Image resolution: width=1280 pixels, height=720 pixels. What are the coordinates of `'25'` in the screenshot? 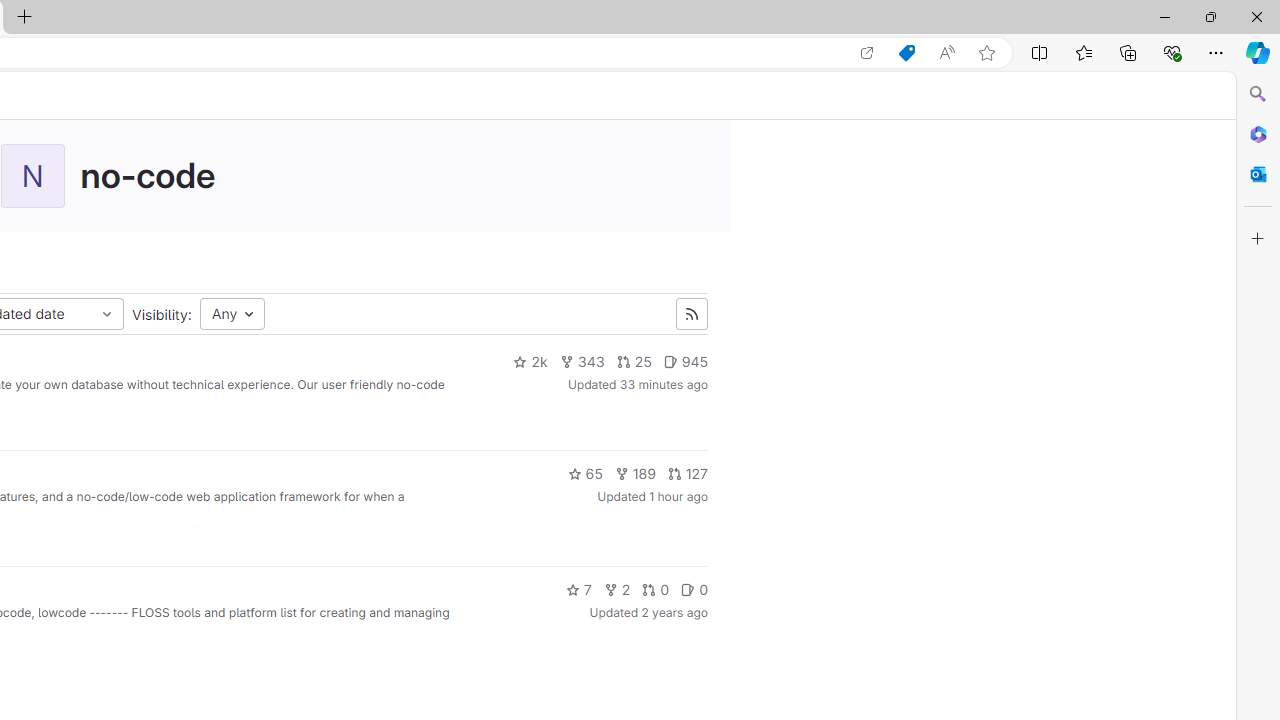 It's located at (632, 362).